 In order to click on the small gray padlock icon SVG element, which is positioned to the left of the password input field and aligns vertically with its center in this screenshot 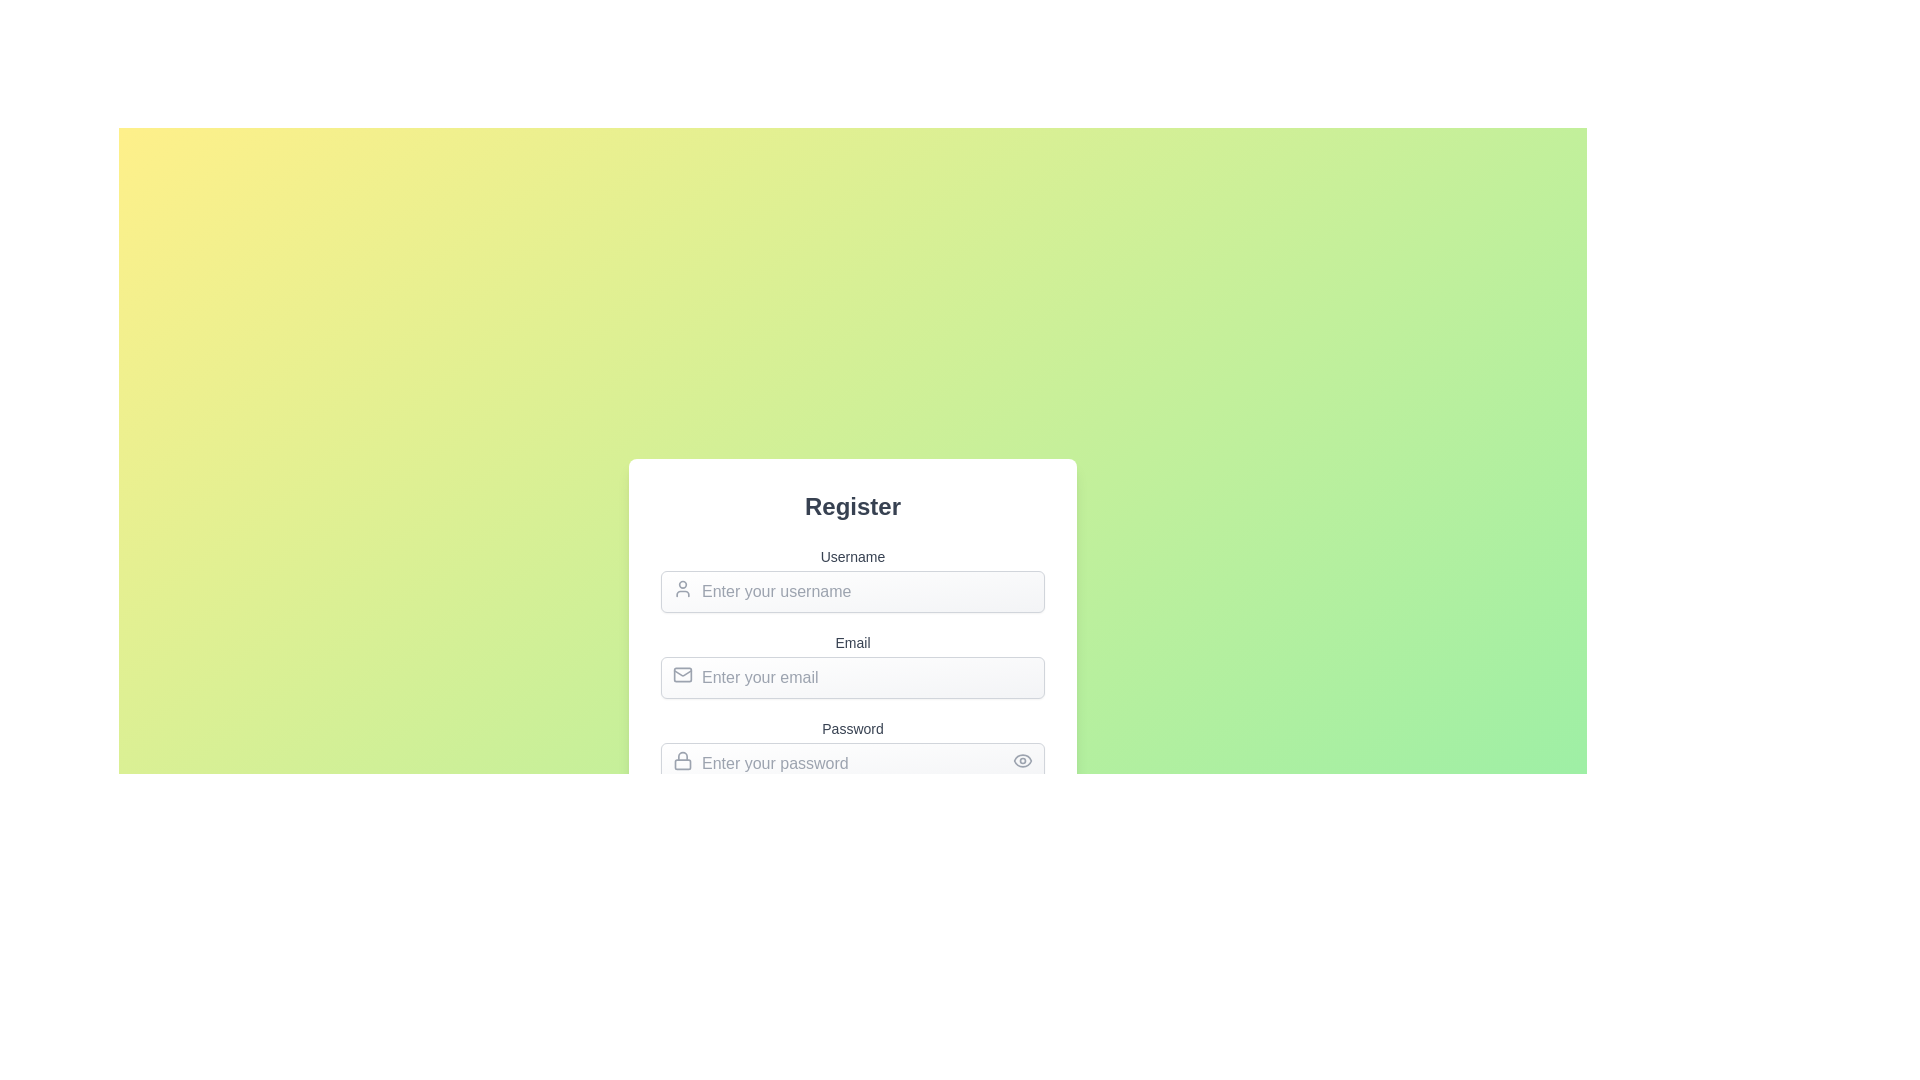, I will do `click(682, 760)`.